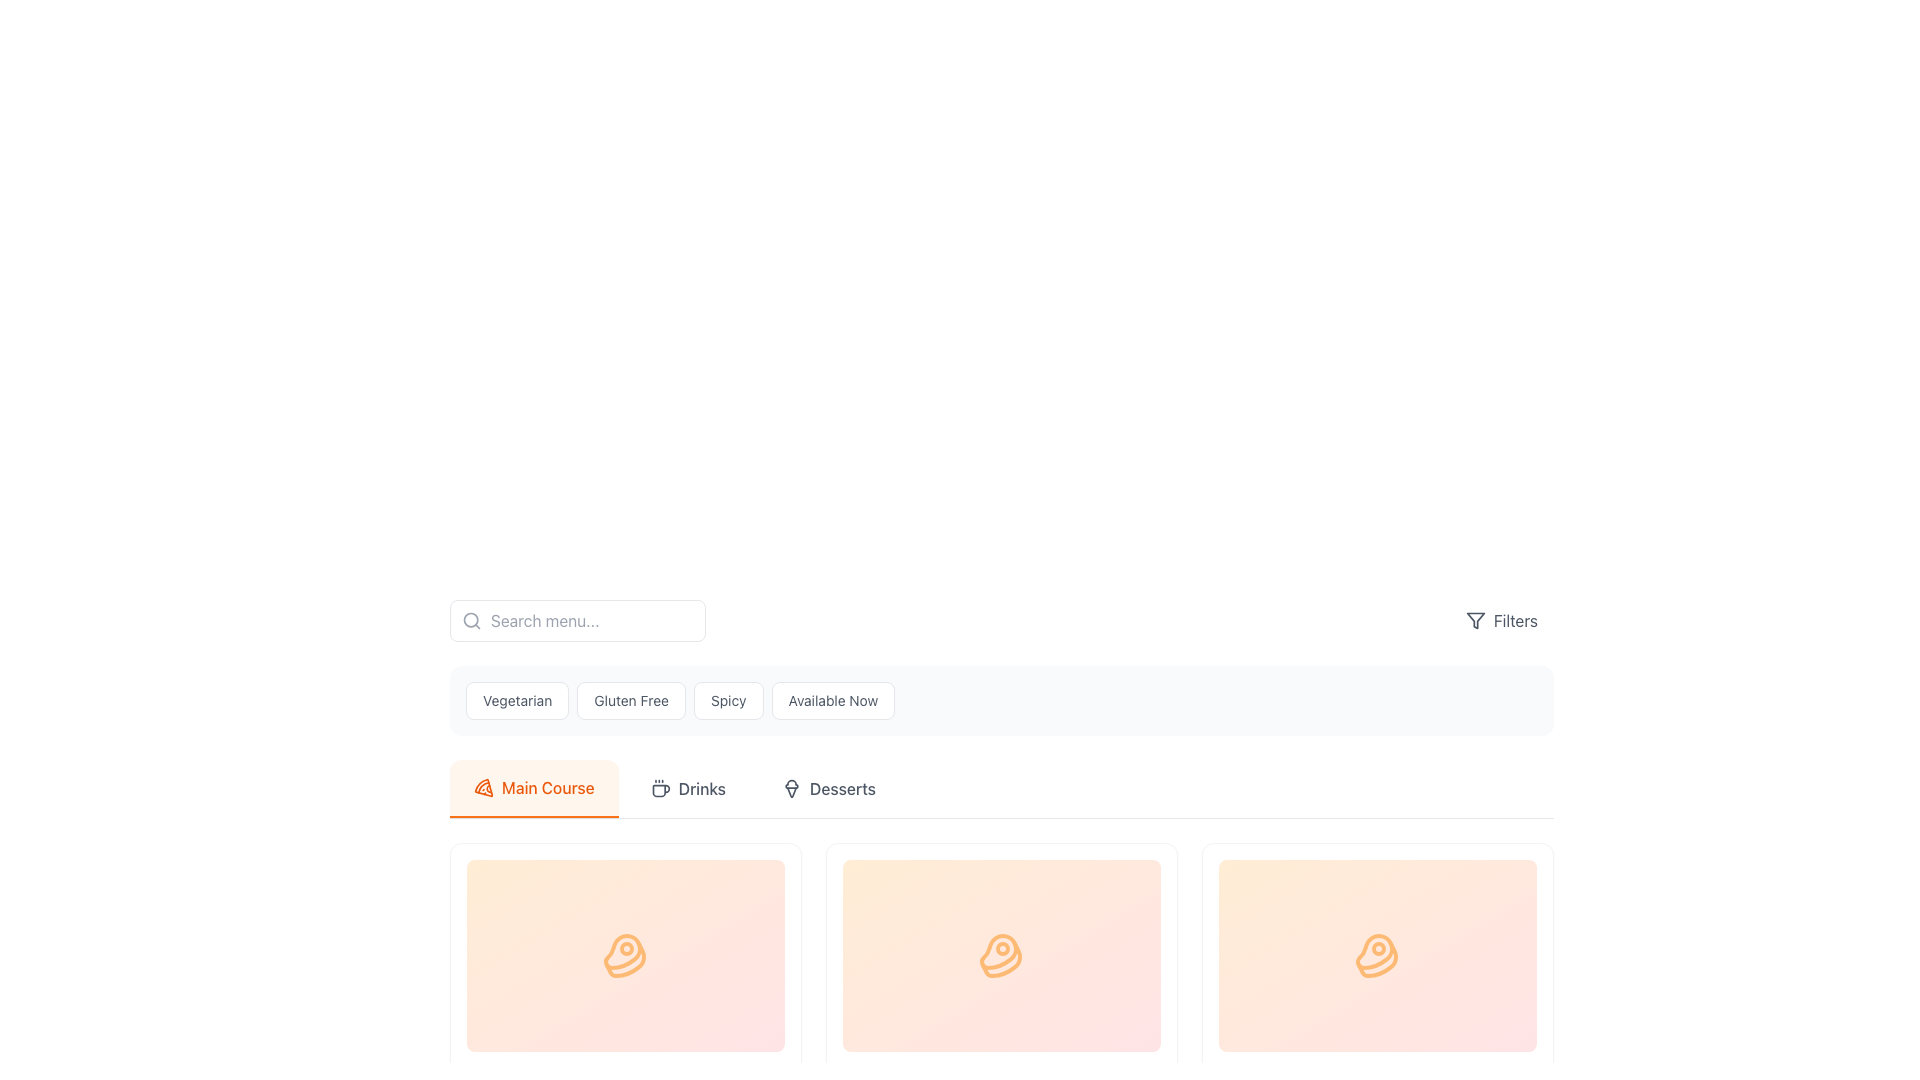  Describe the element at coordinates (1376, 955) in the screenshot. I see `the rightmost item in the 'Main Course' section, which represents a dish or food item from the menu` at that location.